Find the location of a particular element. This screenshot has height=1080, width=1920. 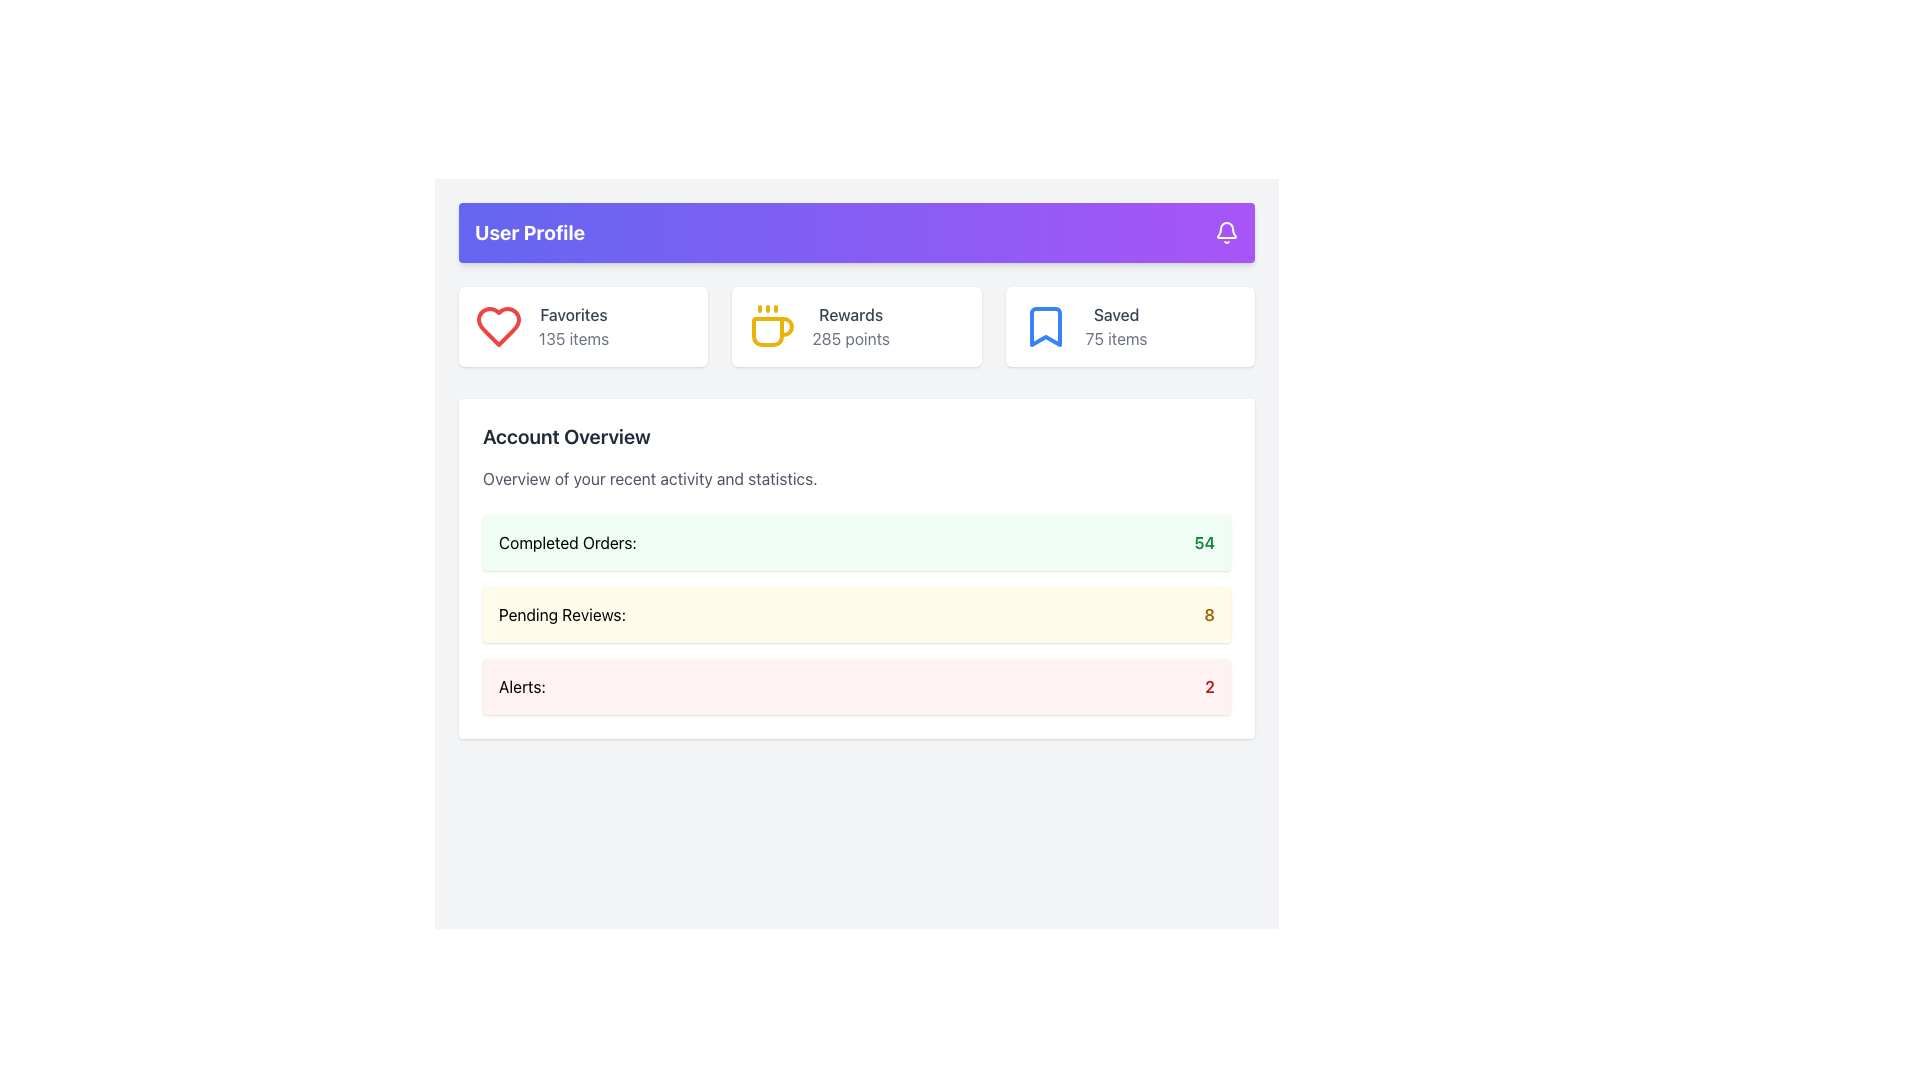

the Text Label that displays the number of saved items associated with a user, positioned below the 'Saved' label in a card at the top right of the layout is located at coordinates (1115, 338).